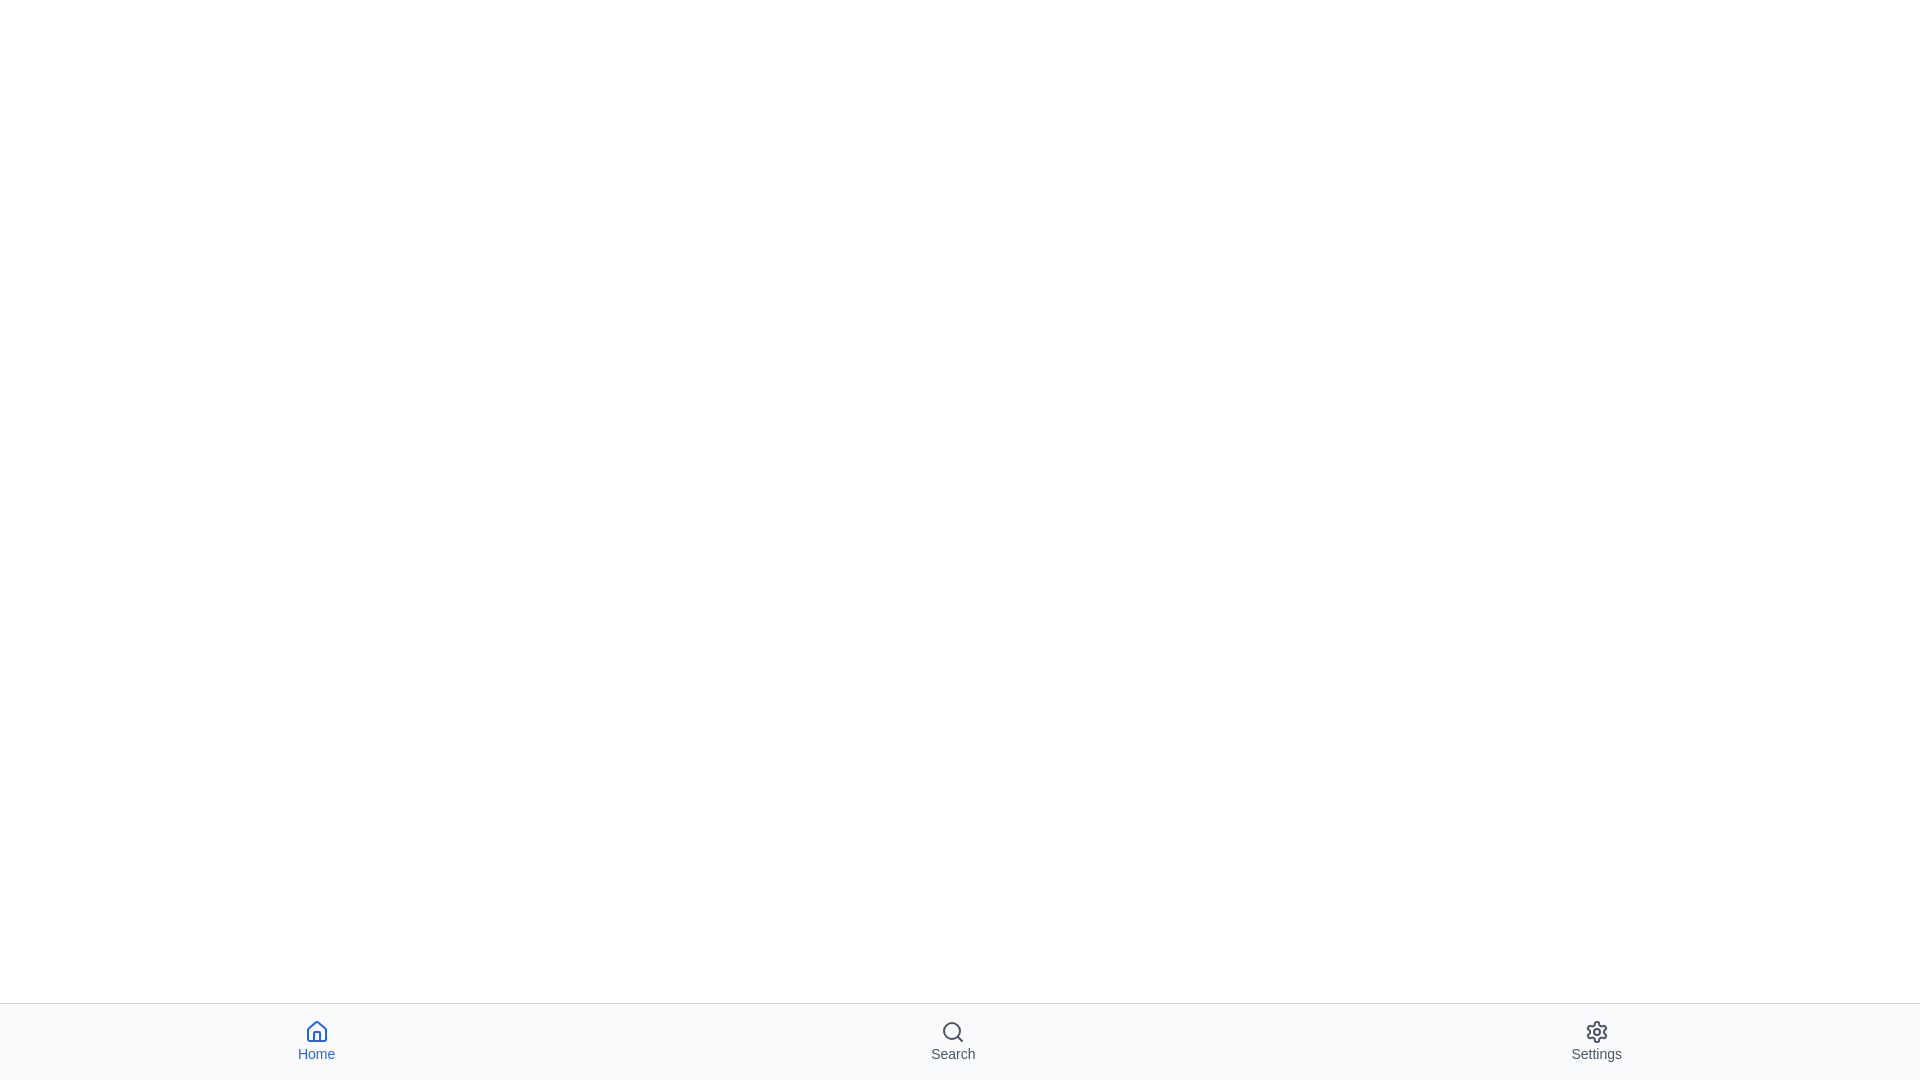 Image resolution: width=1920 pixels, height=1080 pixels. Describe the element at coordinates (315, 1040) in the screenshot. I see `the 'Home' button, which is a vertically-aligned navigation option featuring a house icon and blue text, located at the bottom-left corner of the interface` at that location.